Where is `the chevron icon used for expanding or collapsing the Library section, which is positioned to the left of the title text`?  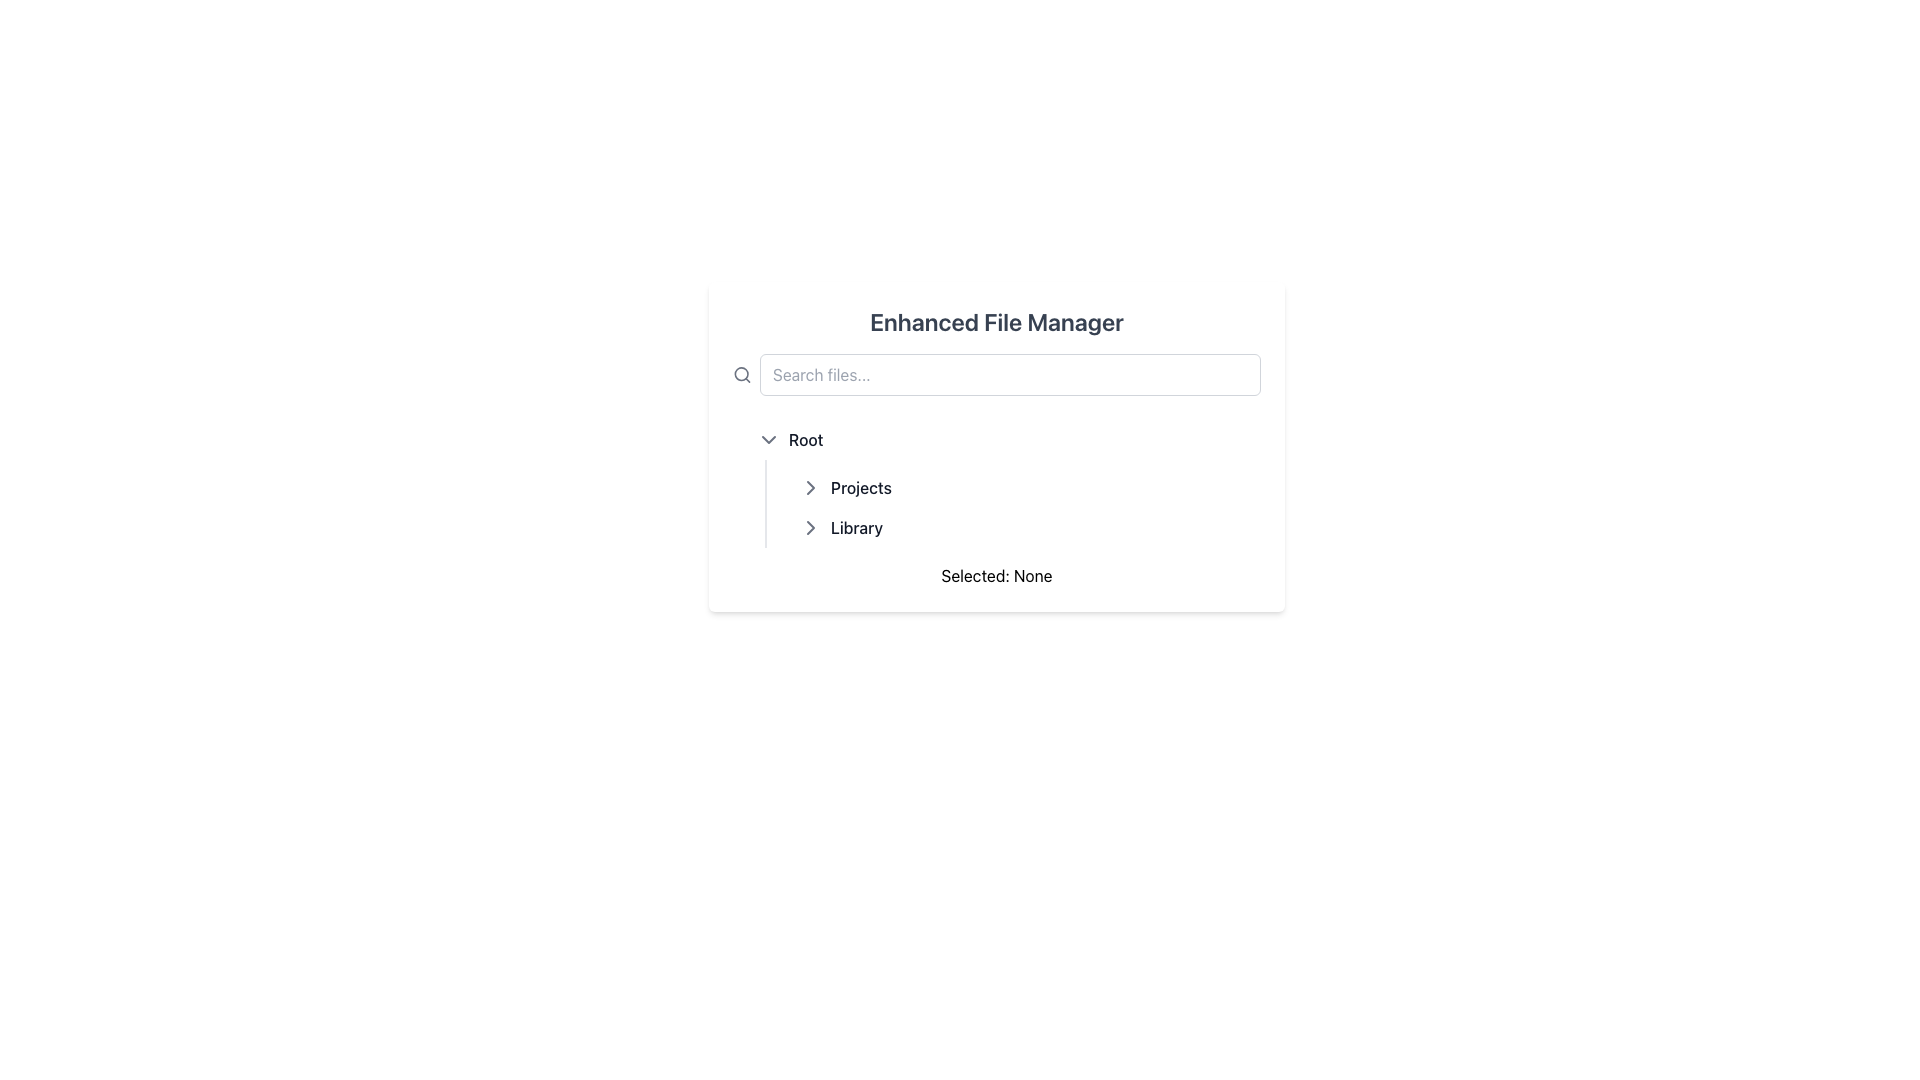
the chevron icon used for expanding or collapsing the Library section, which is positioned to the left of the title text is located at coordinates (811, 527).